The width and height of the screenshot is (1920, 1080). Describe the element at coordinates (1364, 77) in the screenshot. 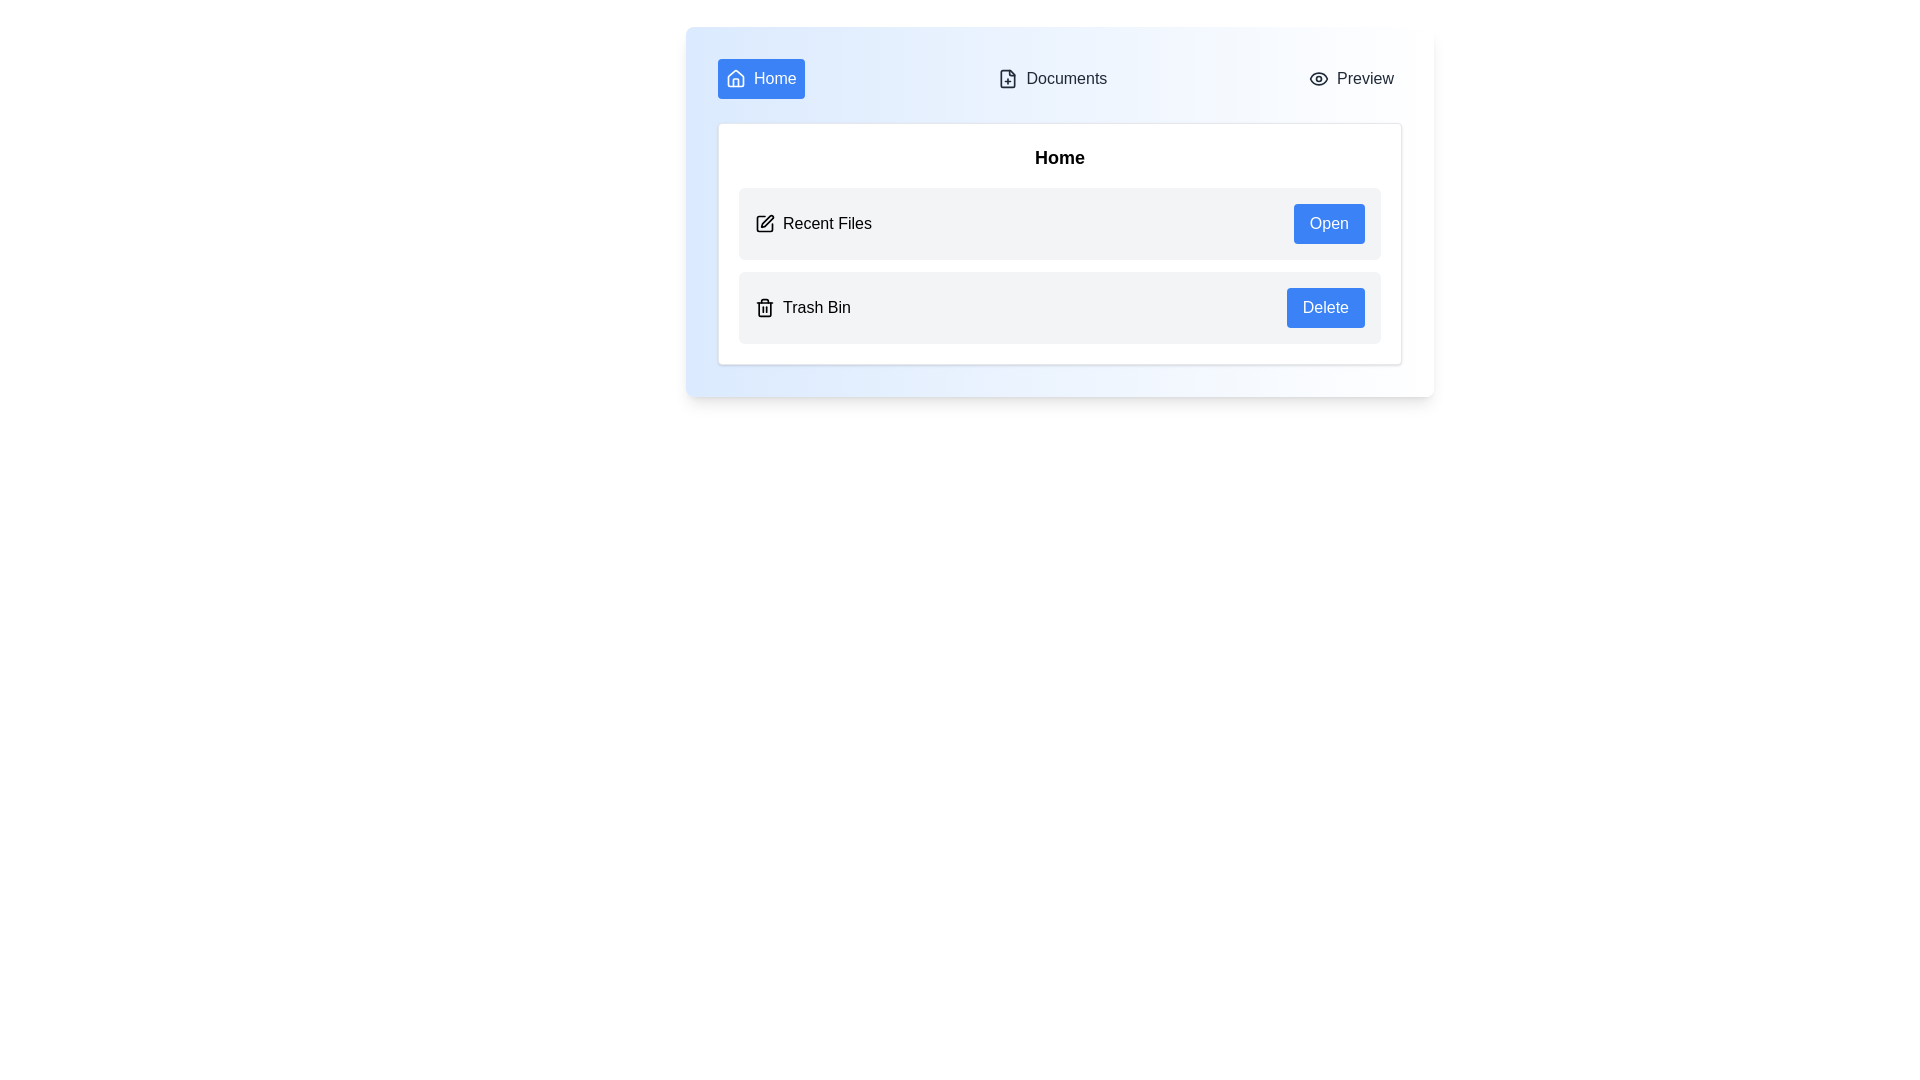

I see `text label 'Preview' located in the top-right corner of the interface, styled in a dark color and positioned to the right of an eye-shaped icon` at that location.